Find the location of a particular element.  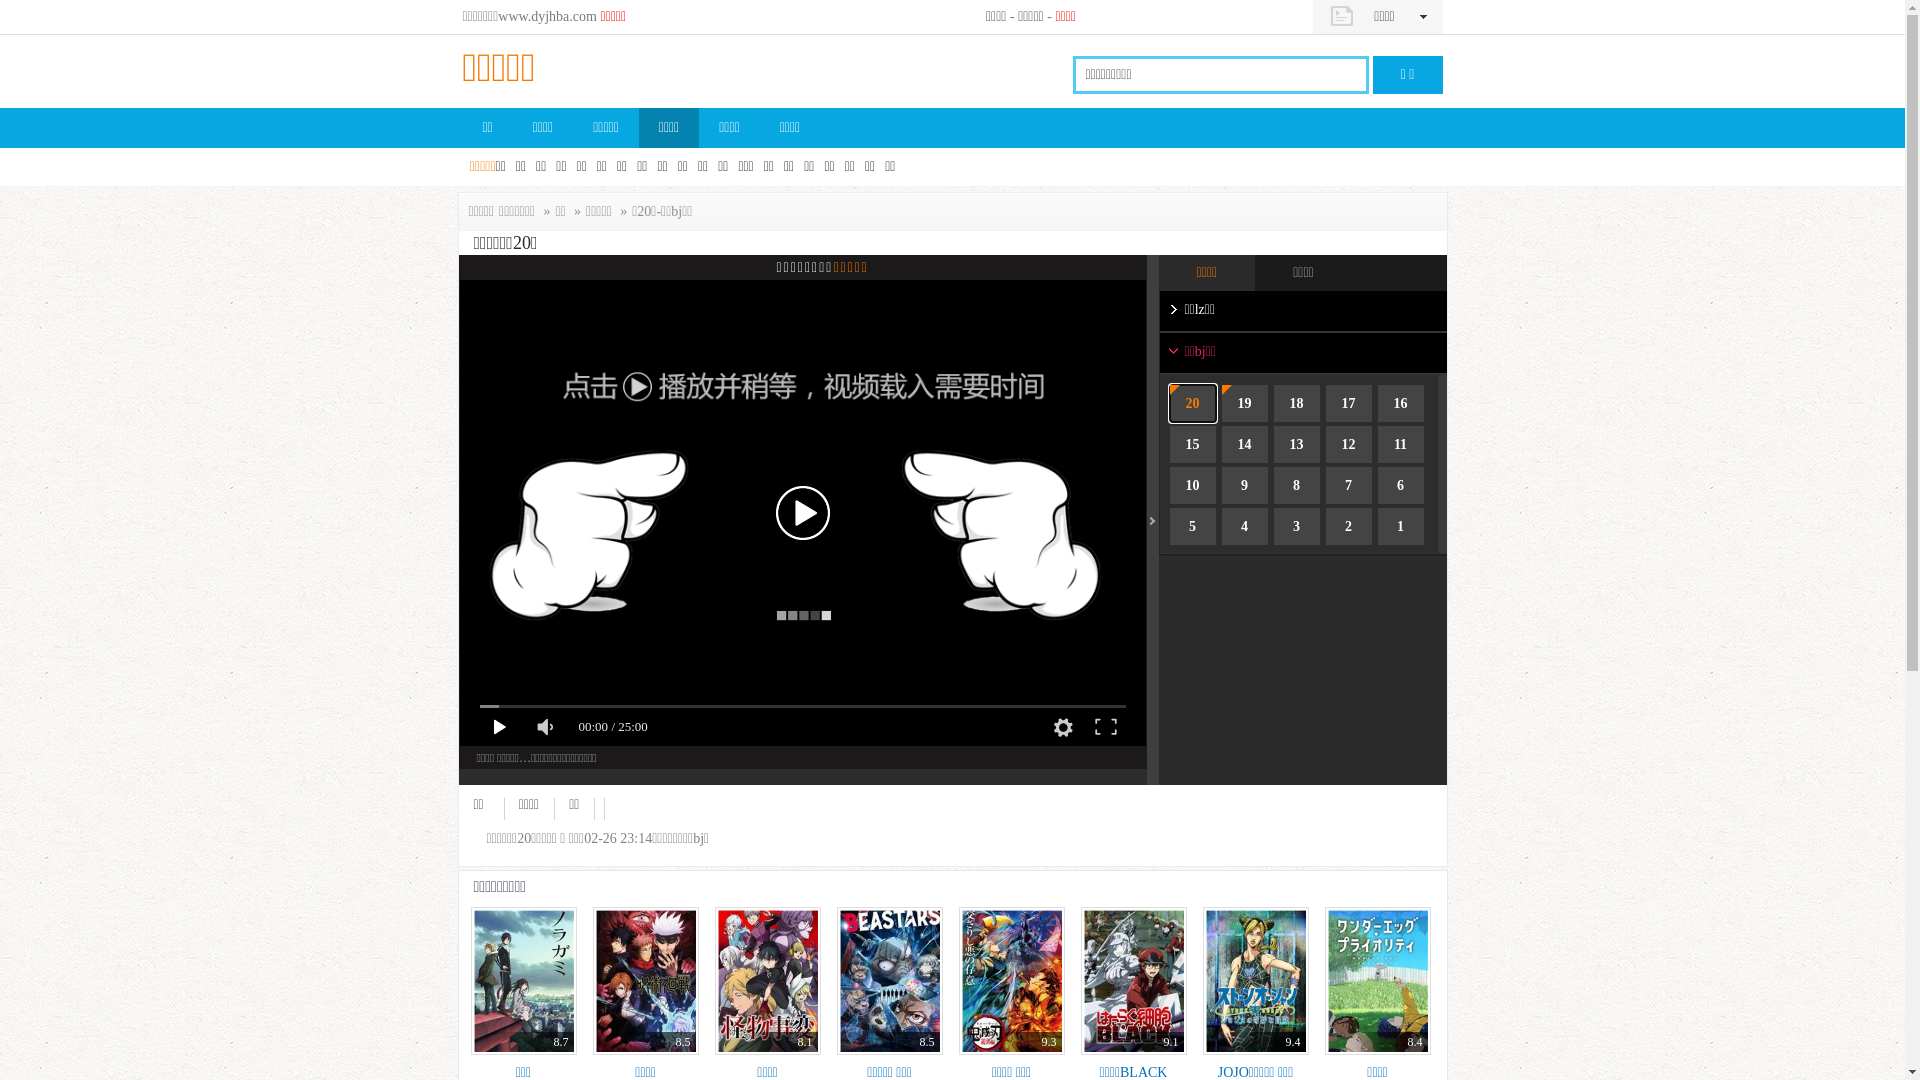

'11' is located at coordinates (1400, 443).